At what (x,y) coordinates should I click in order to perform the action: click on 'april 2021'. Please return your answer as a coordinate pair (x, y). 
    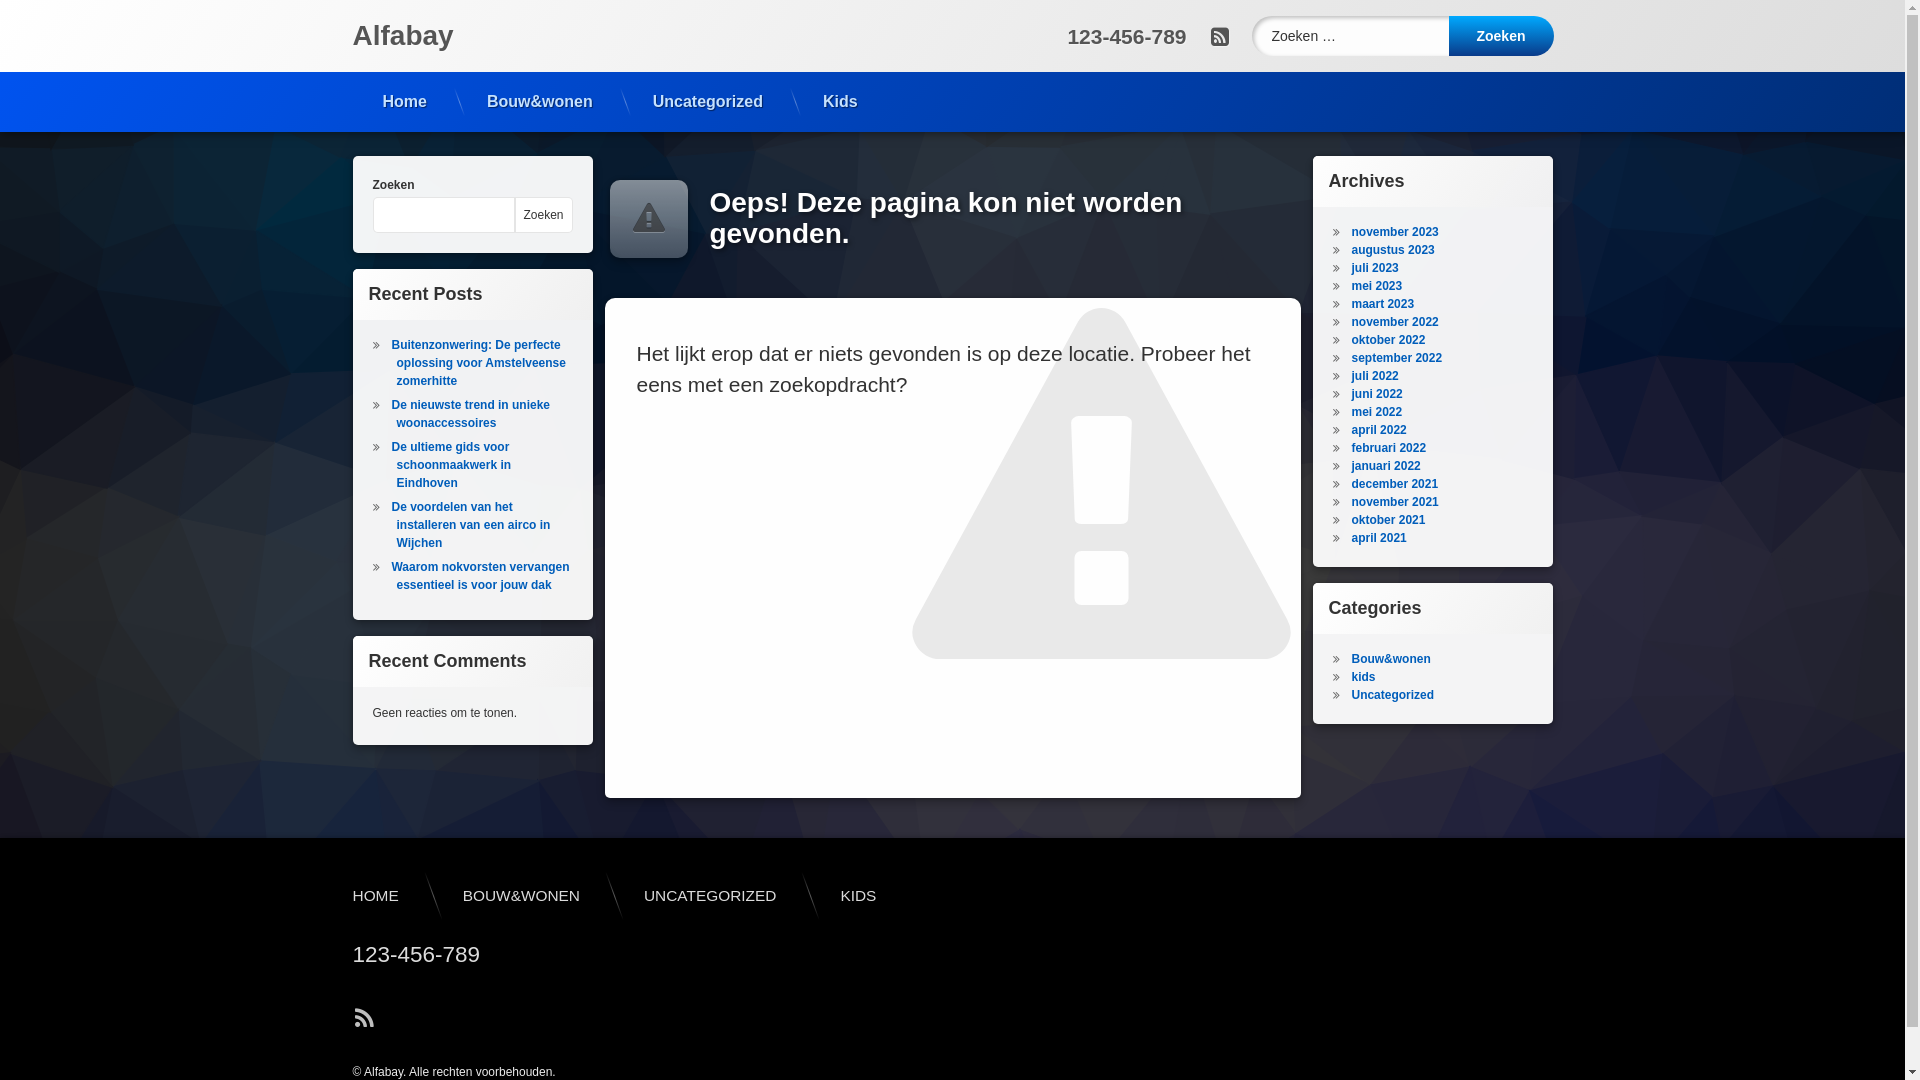
    Looking at the image, I should click on (1350, 536).